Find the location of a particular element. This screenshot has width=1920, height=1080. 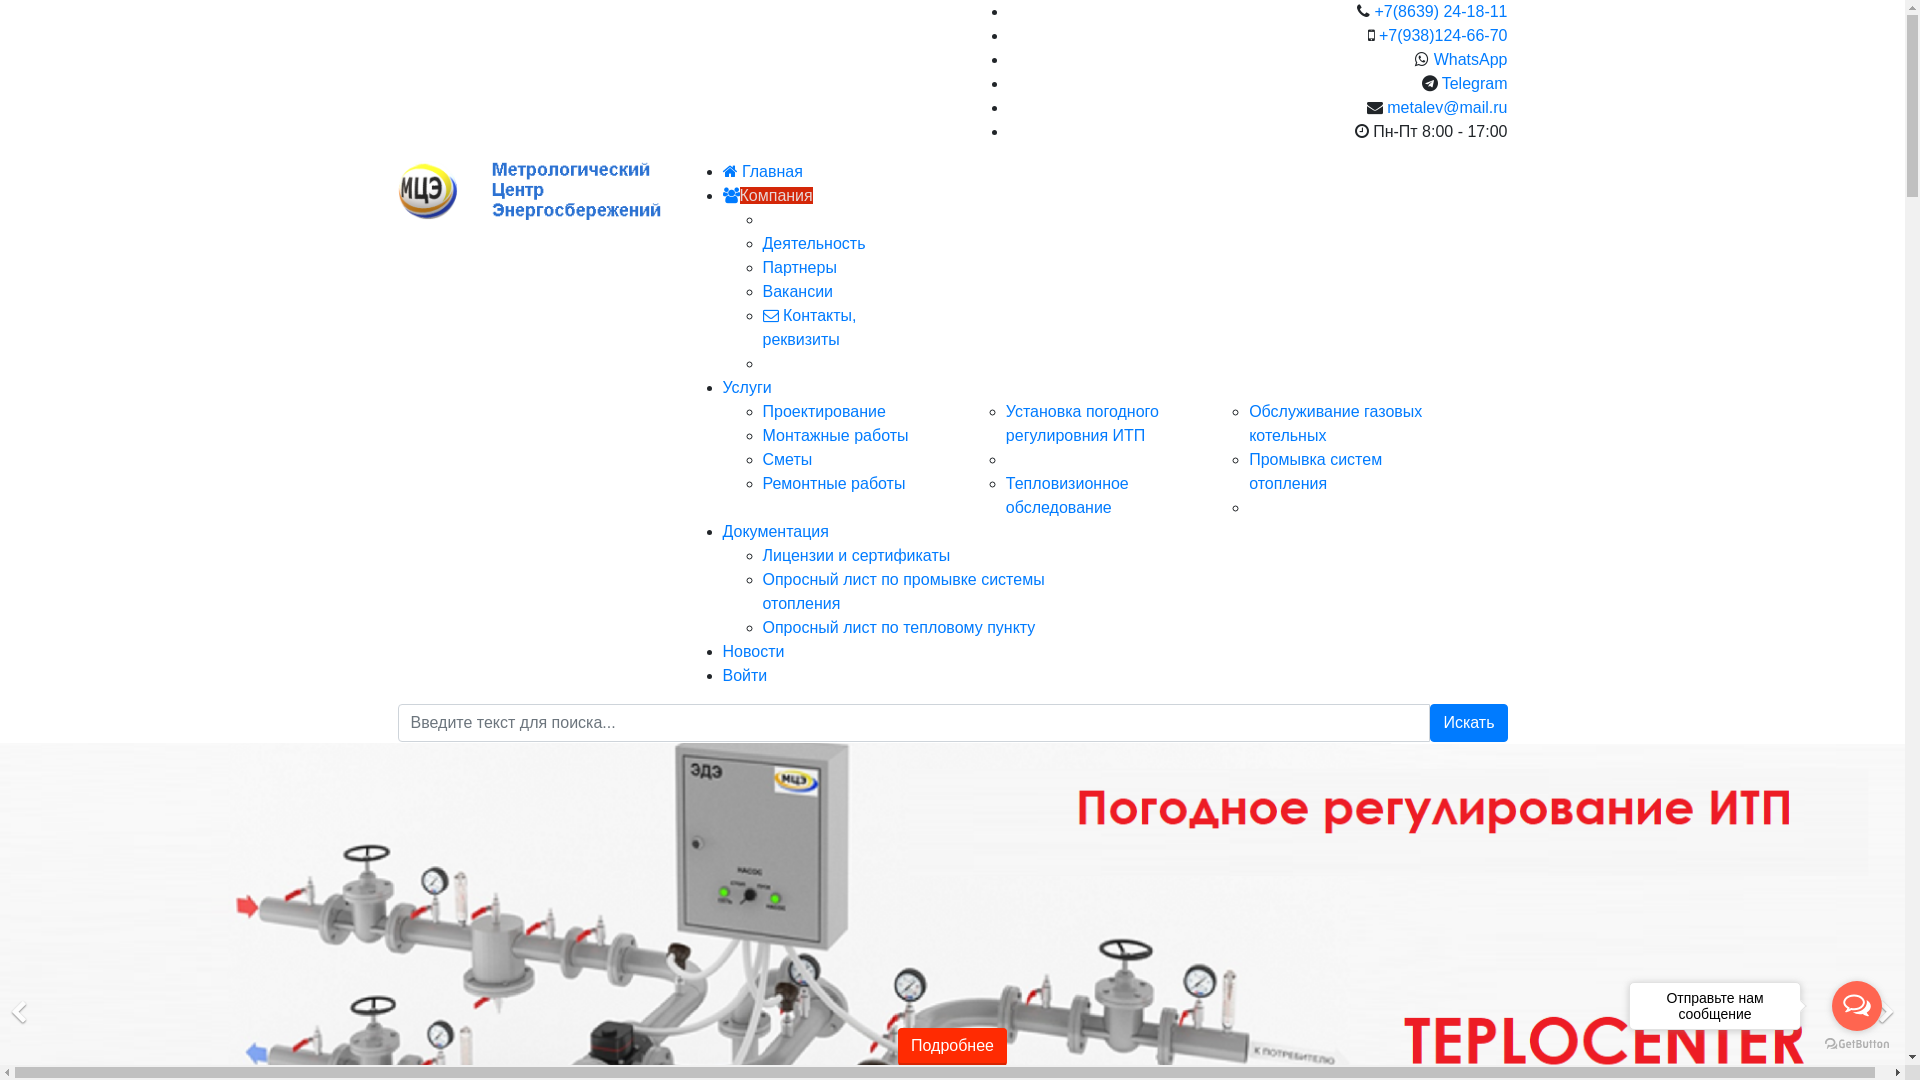

'metalev@mail.ru' is located at coordinates (1386, 107).